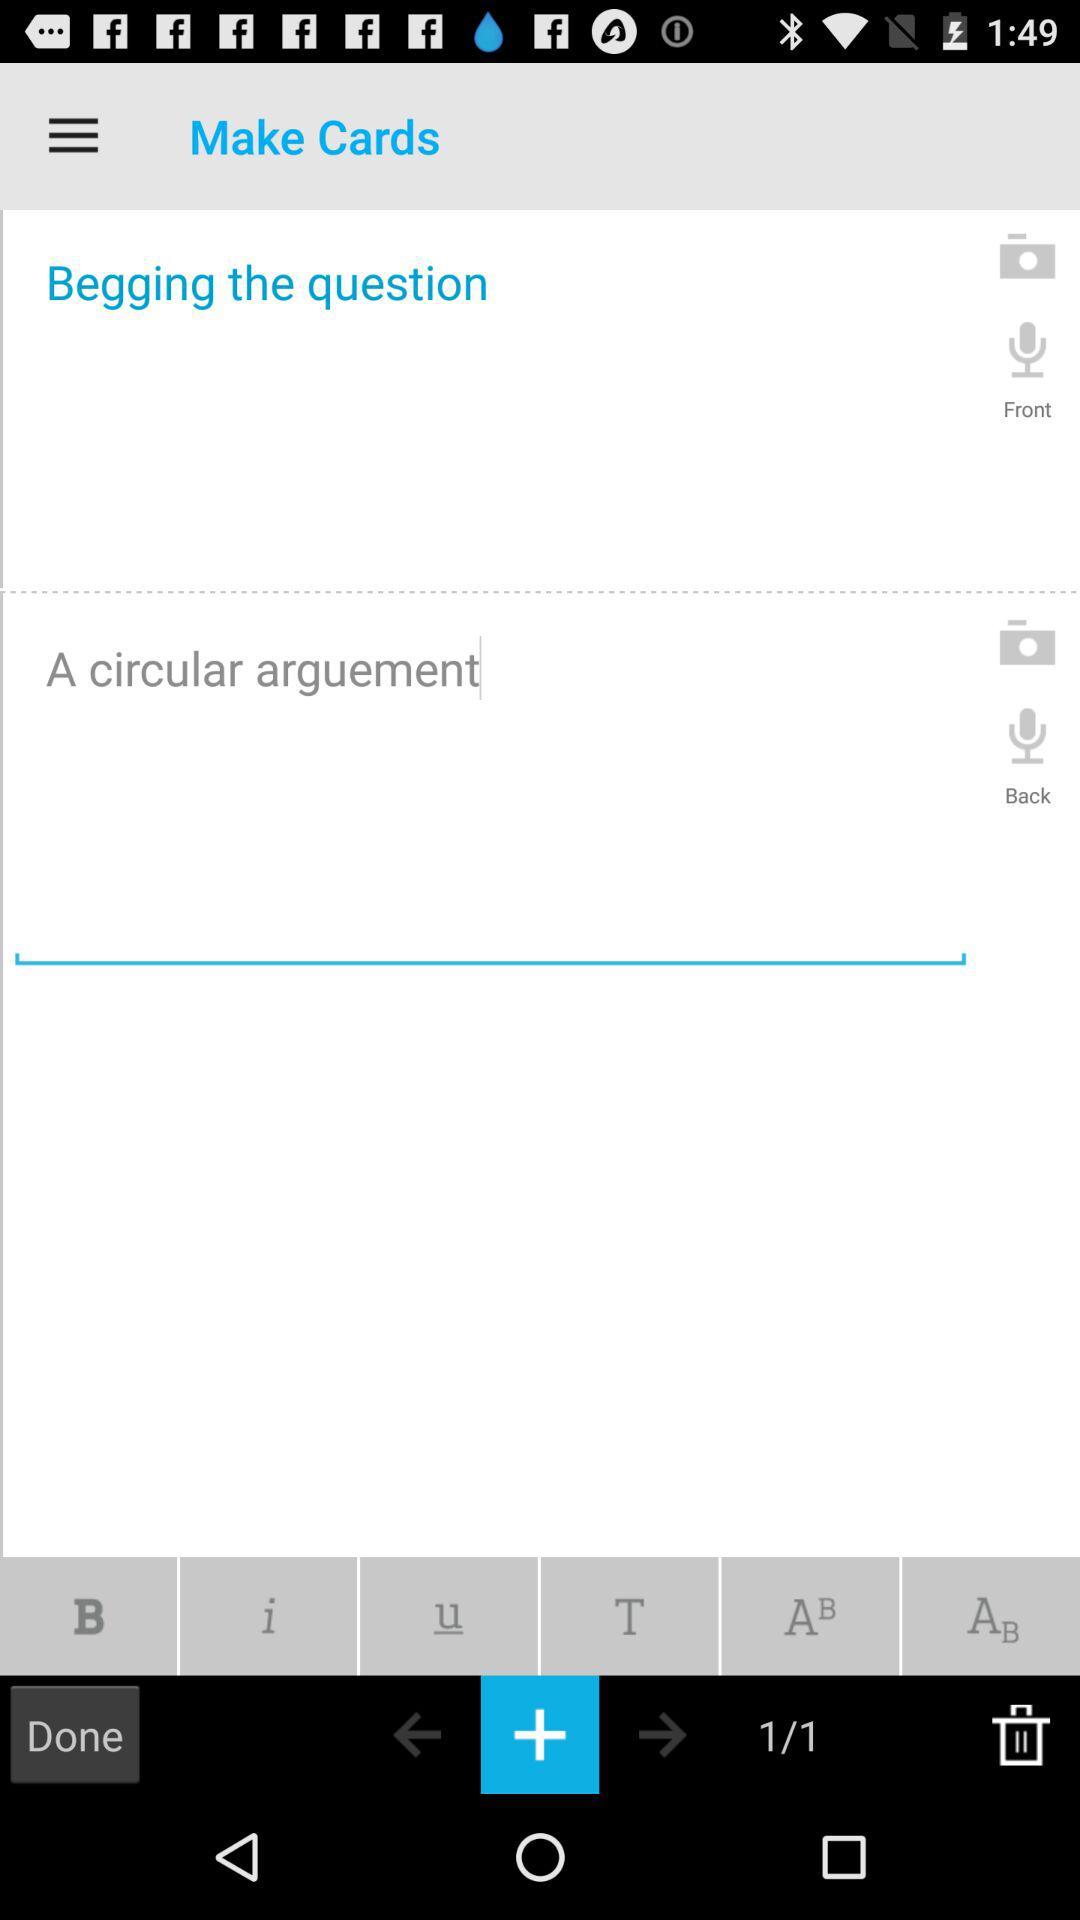 The image size is (1080, 1920). I want to click on the a circular arguement item, so click(490, 784).